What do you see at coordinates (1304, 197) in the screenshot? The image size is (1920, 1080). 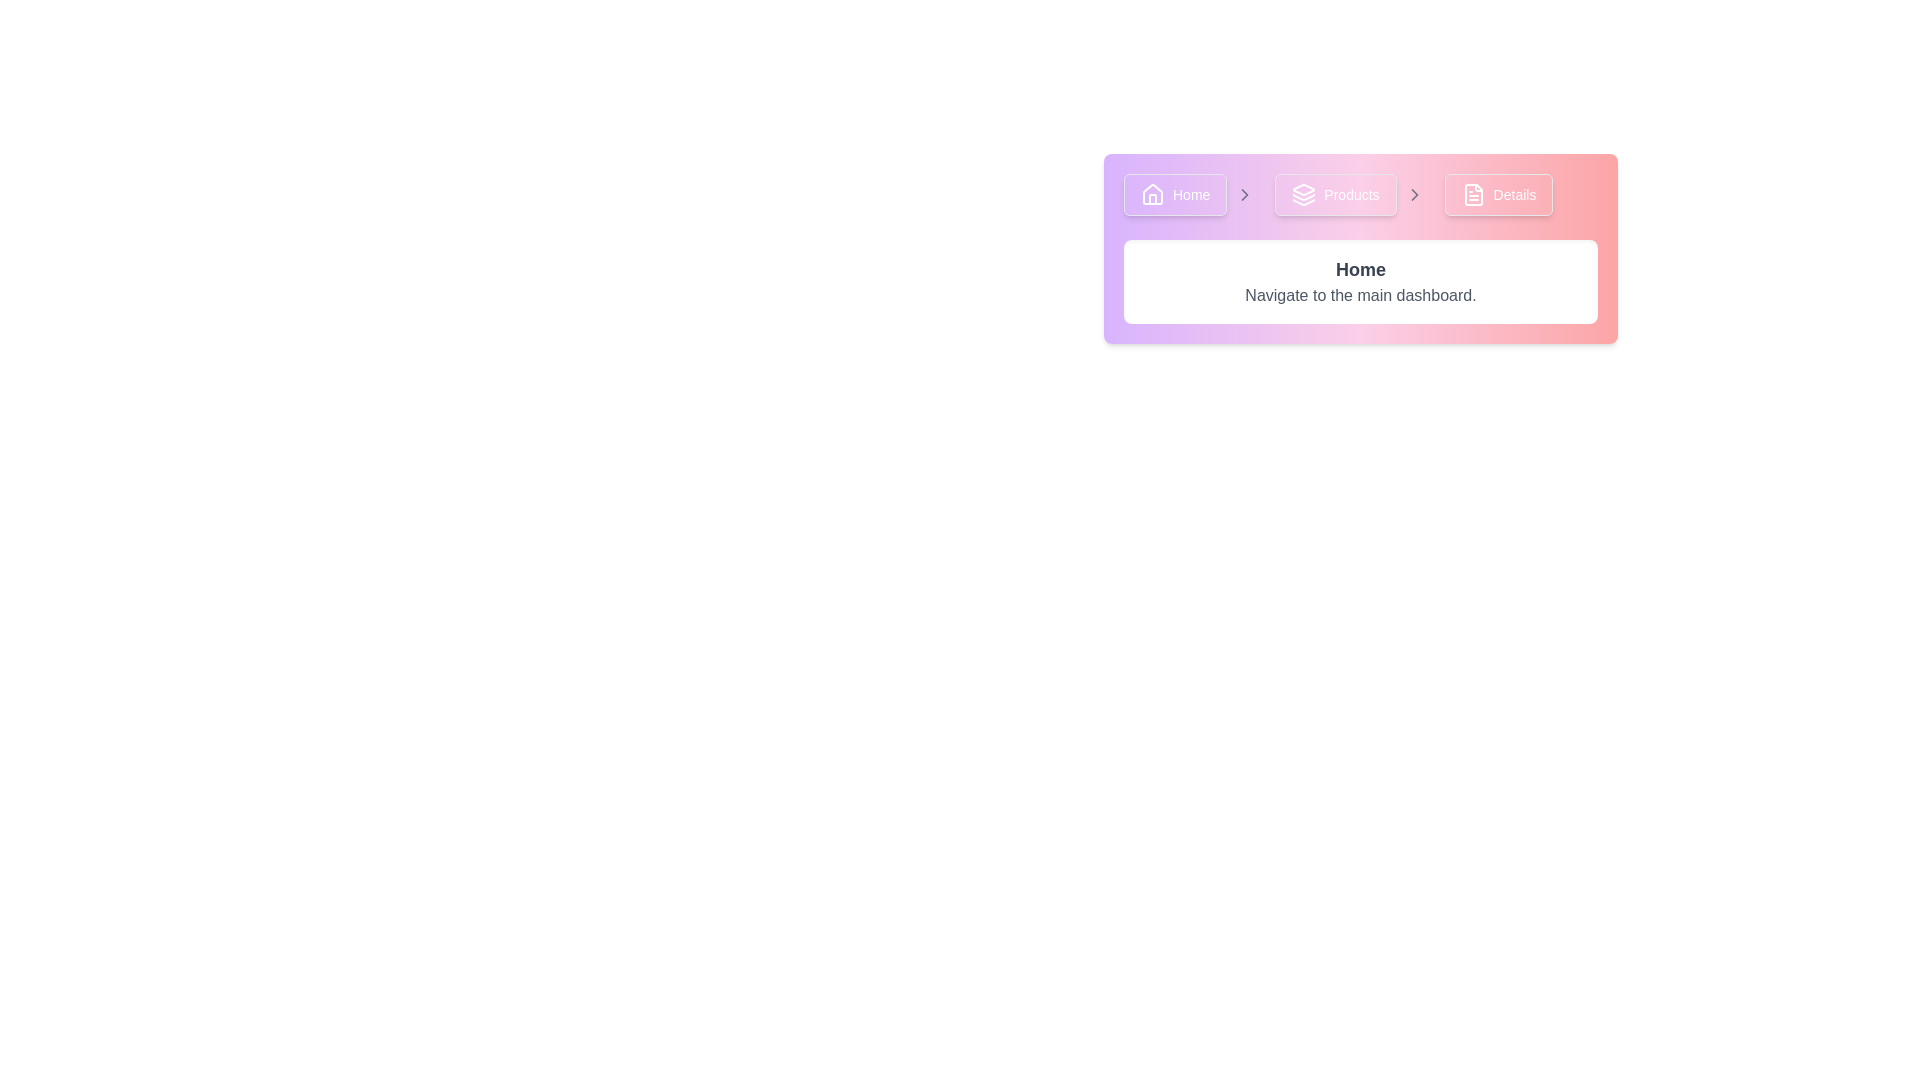 I see `the middle layer of the SVG graphic icon within the breadcrumb navigation bar, which is visually identifiable as the central part of the icon` at bounding box center [1304, 197].